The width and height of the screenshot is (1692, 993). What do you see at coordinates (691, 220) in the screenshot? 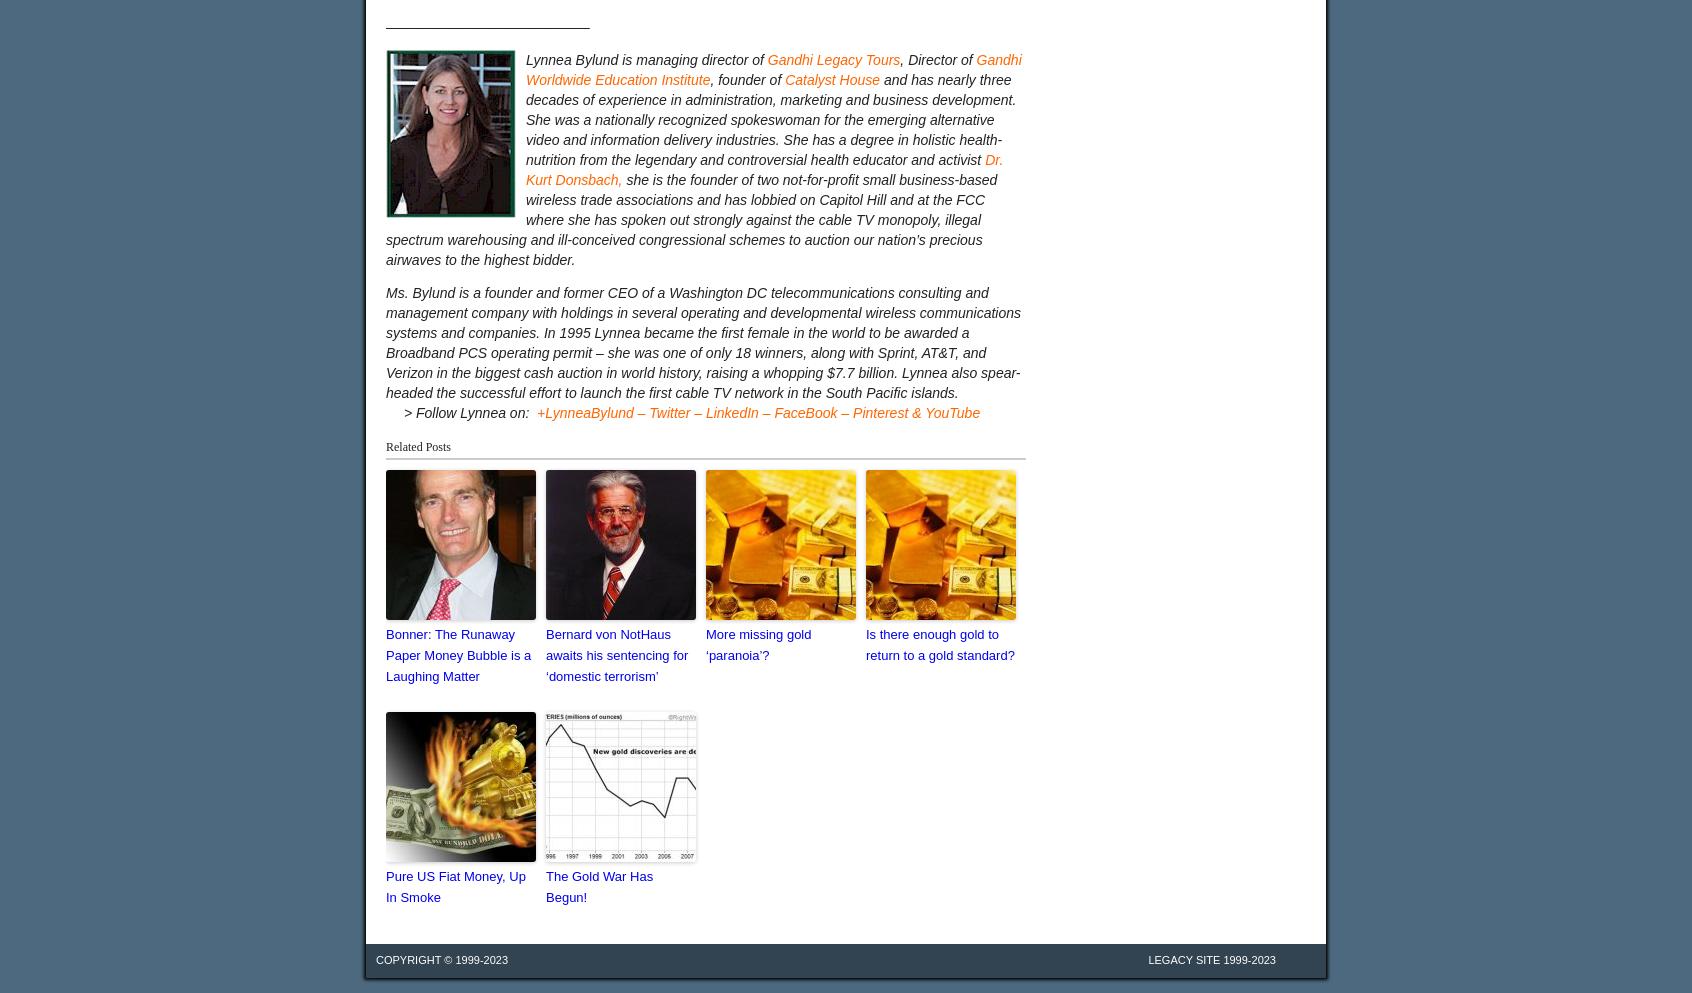
I see `'she is the founder of two not-for-profit small business-based wireless trade associations and has lobbied on Capitol Hill and at the FCC where she has spoken out strongly against the cable TV monopoly, illegal spectrum warehousing and ill-conceived congressional schemes to auction our nation’s precious airwaves to the highest bidder.'` at bounding box center [691, 220].